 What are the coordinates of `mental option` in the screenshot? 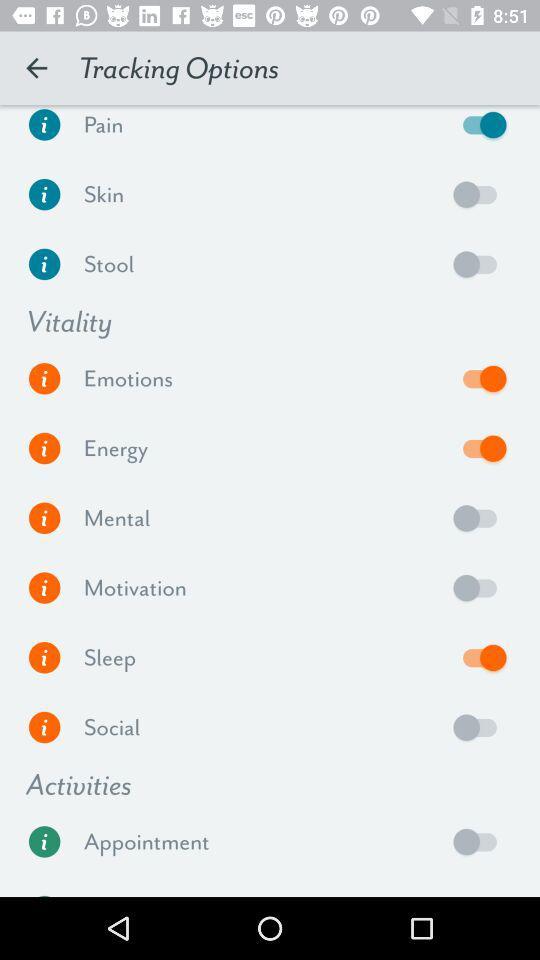 It's located at (479, 517).